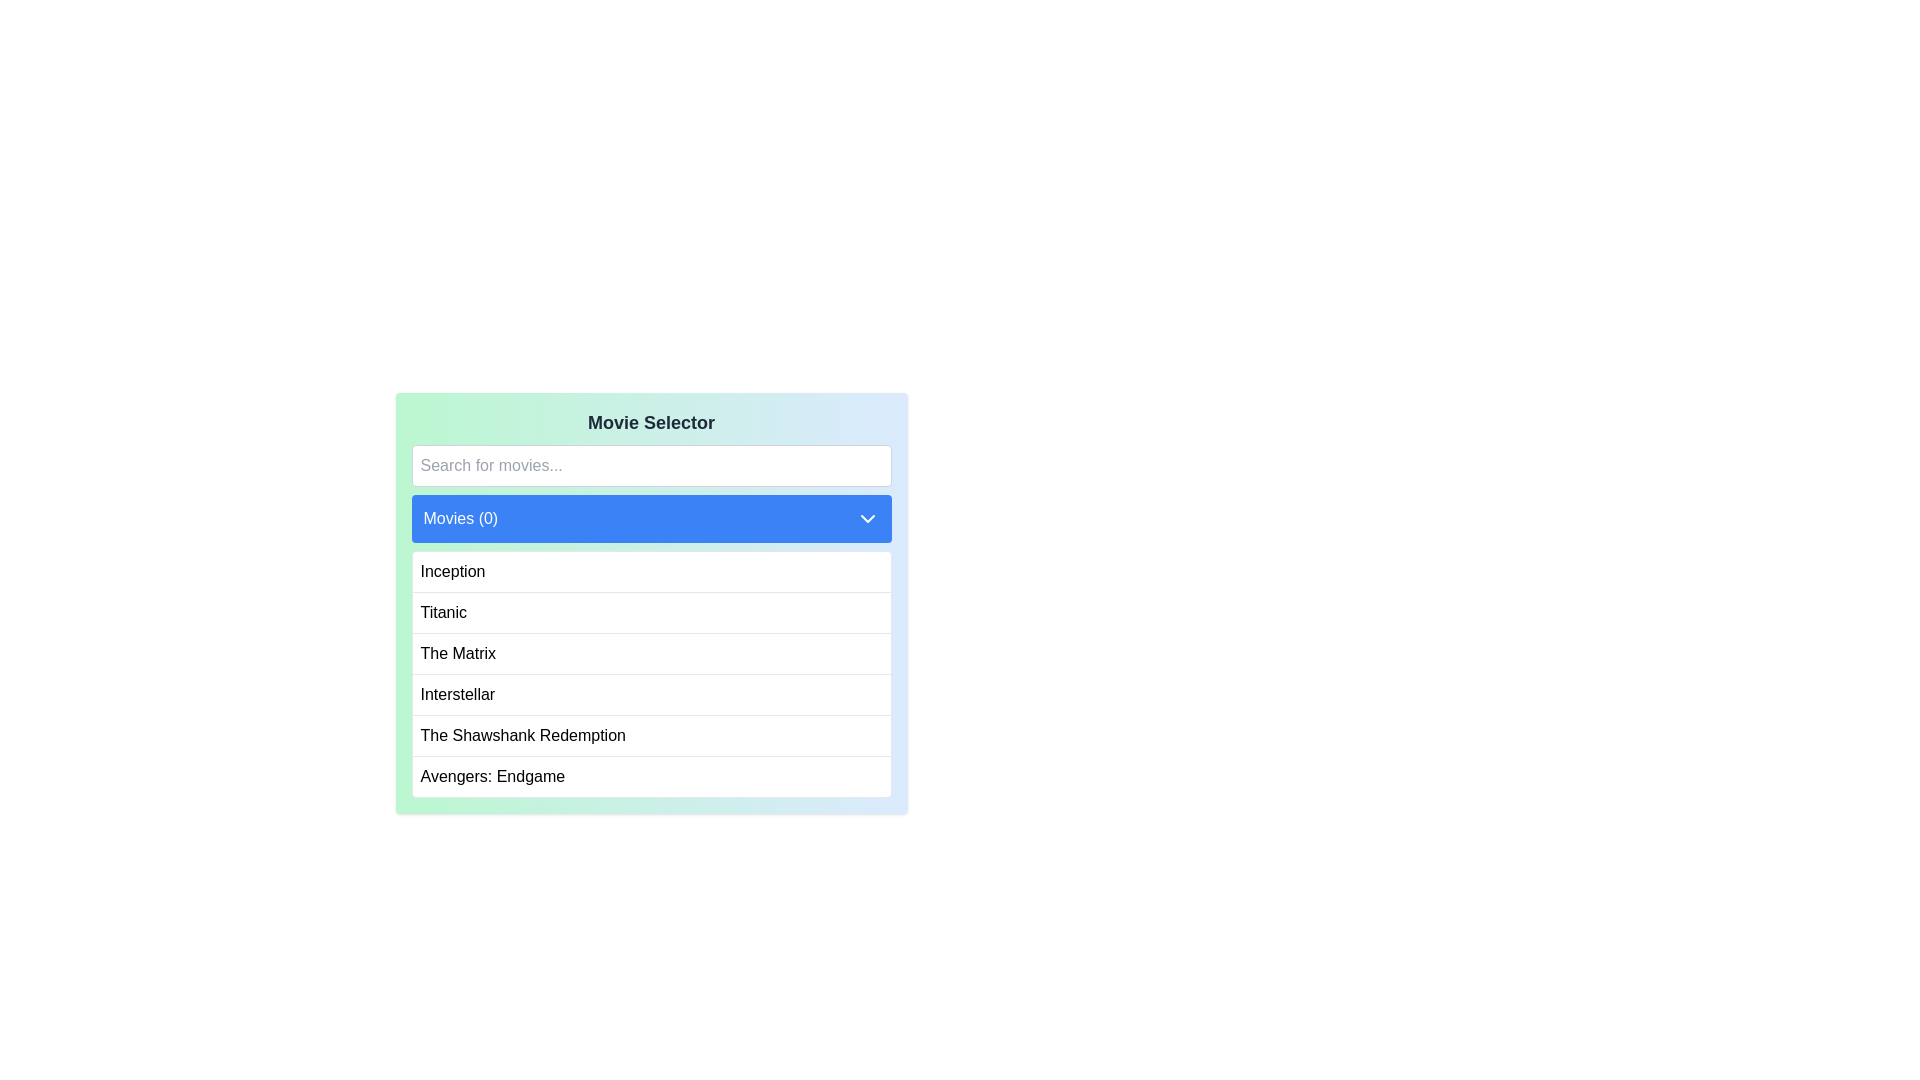 The image size is (1920, 1080). Describe the element at coordinates (651, 693) in the screenshot. I see `the movie title 'Interstellar' in the selection list` at that location.